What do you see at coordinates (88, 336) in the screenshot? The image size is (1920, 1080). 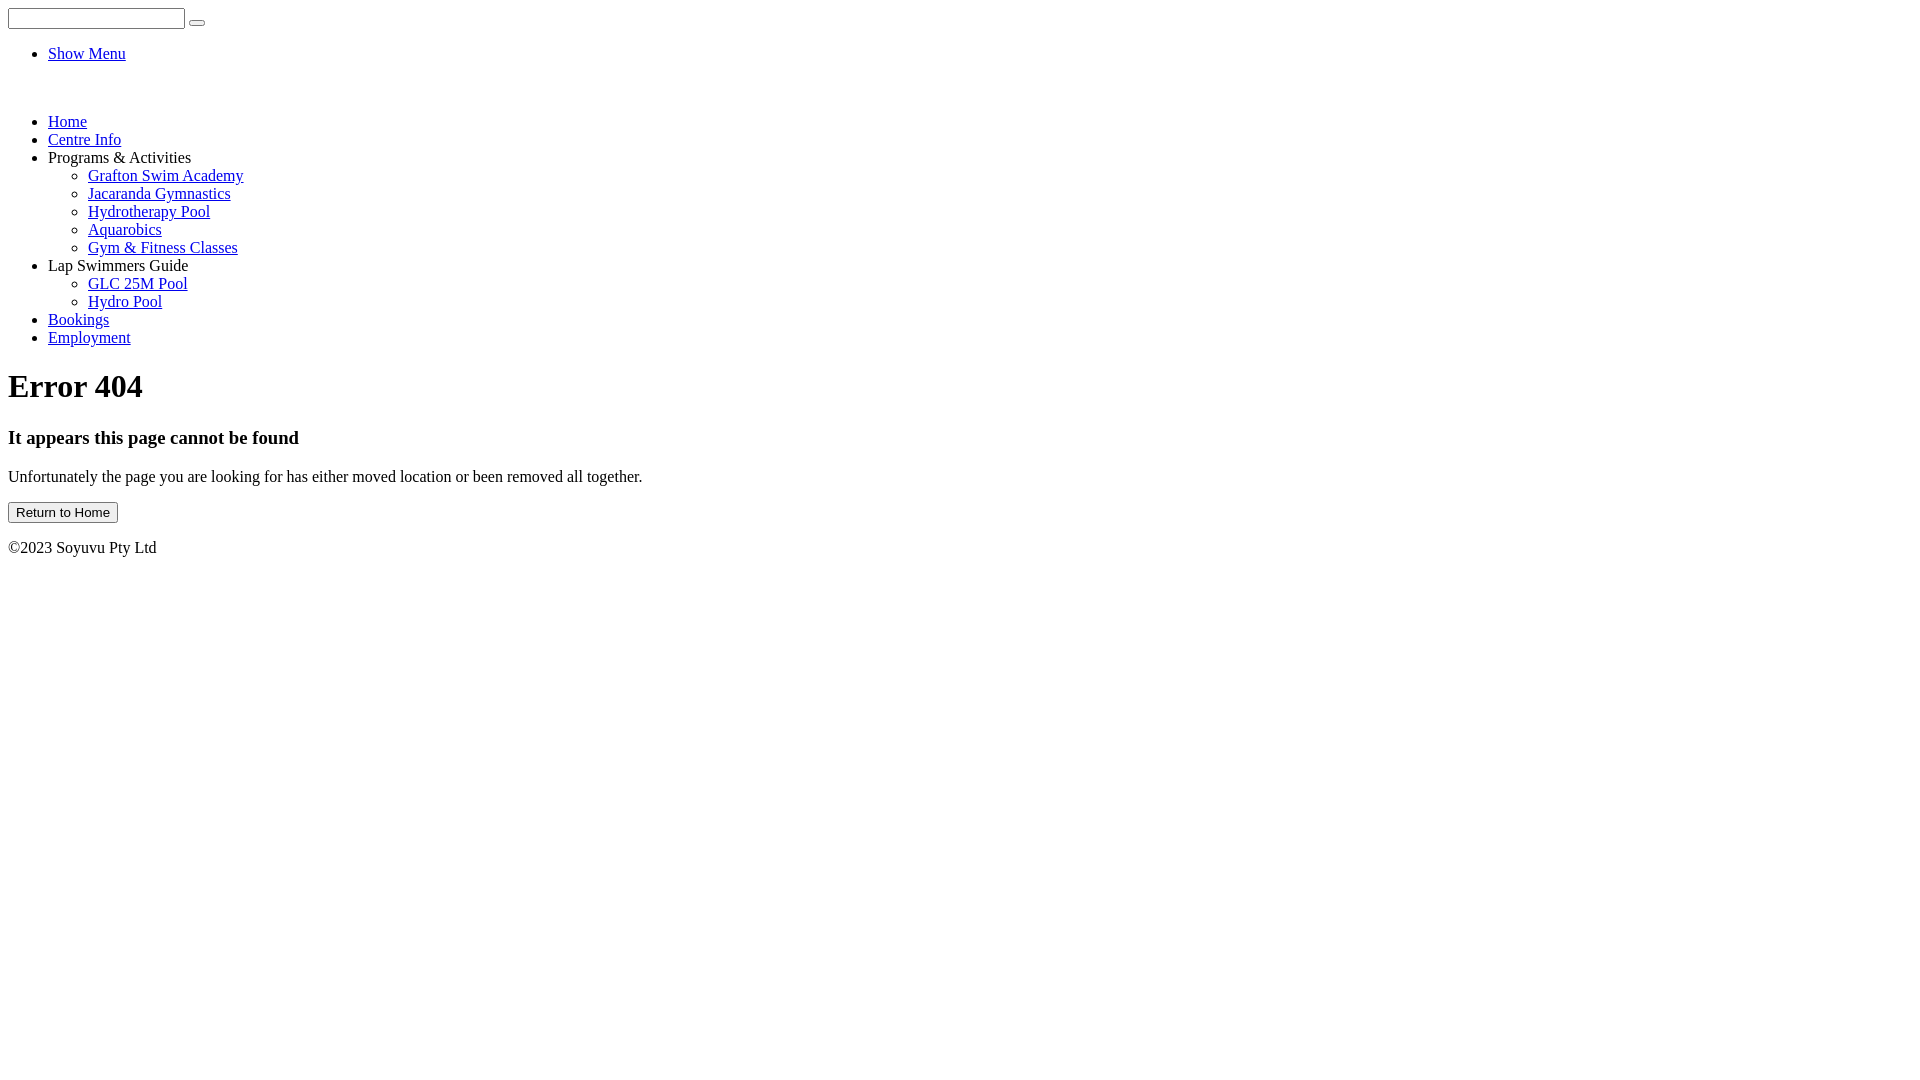 I see `'Employment'` at bounding box center [88, 336].